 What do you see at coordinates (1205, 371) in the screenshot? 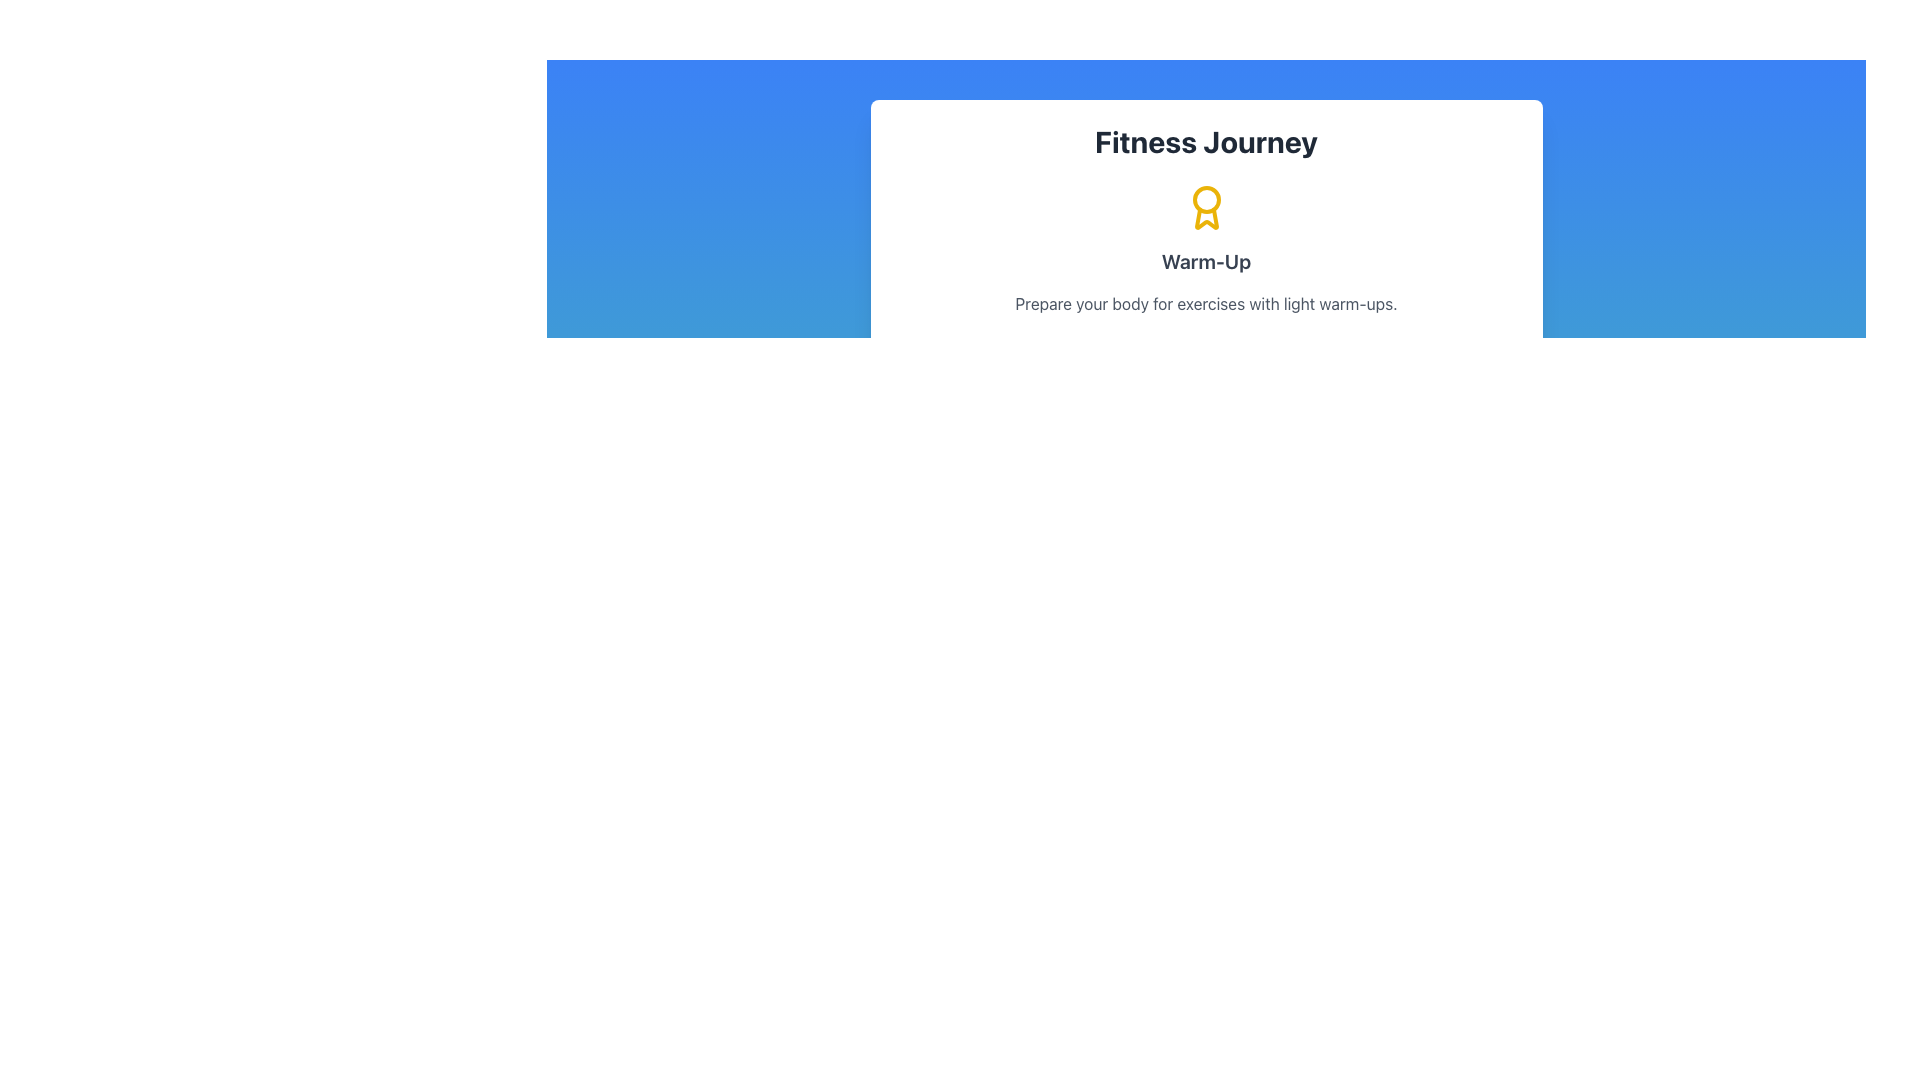
I see `the navigation buttons located at the bottom of the card` at bounding box center [1205, 371].